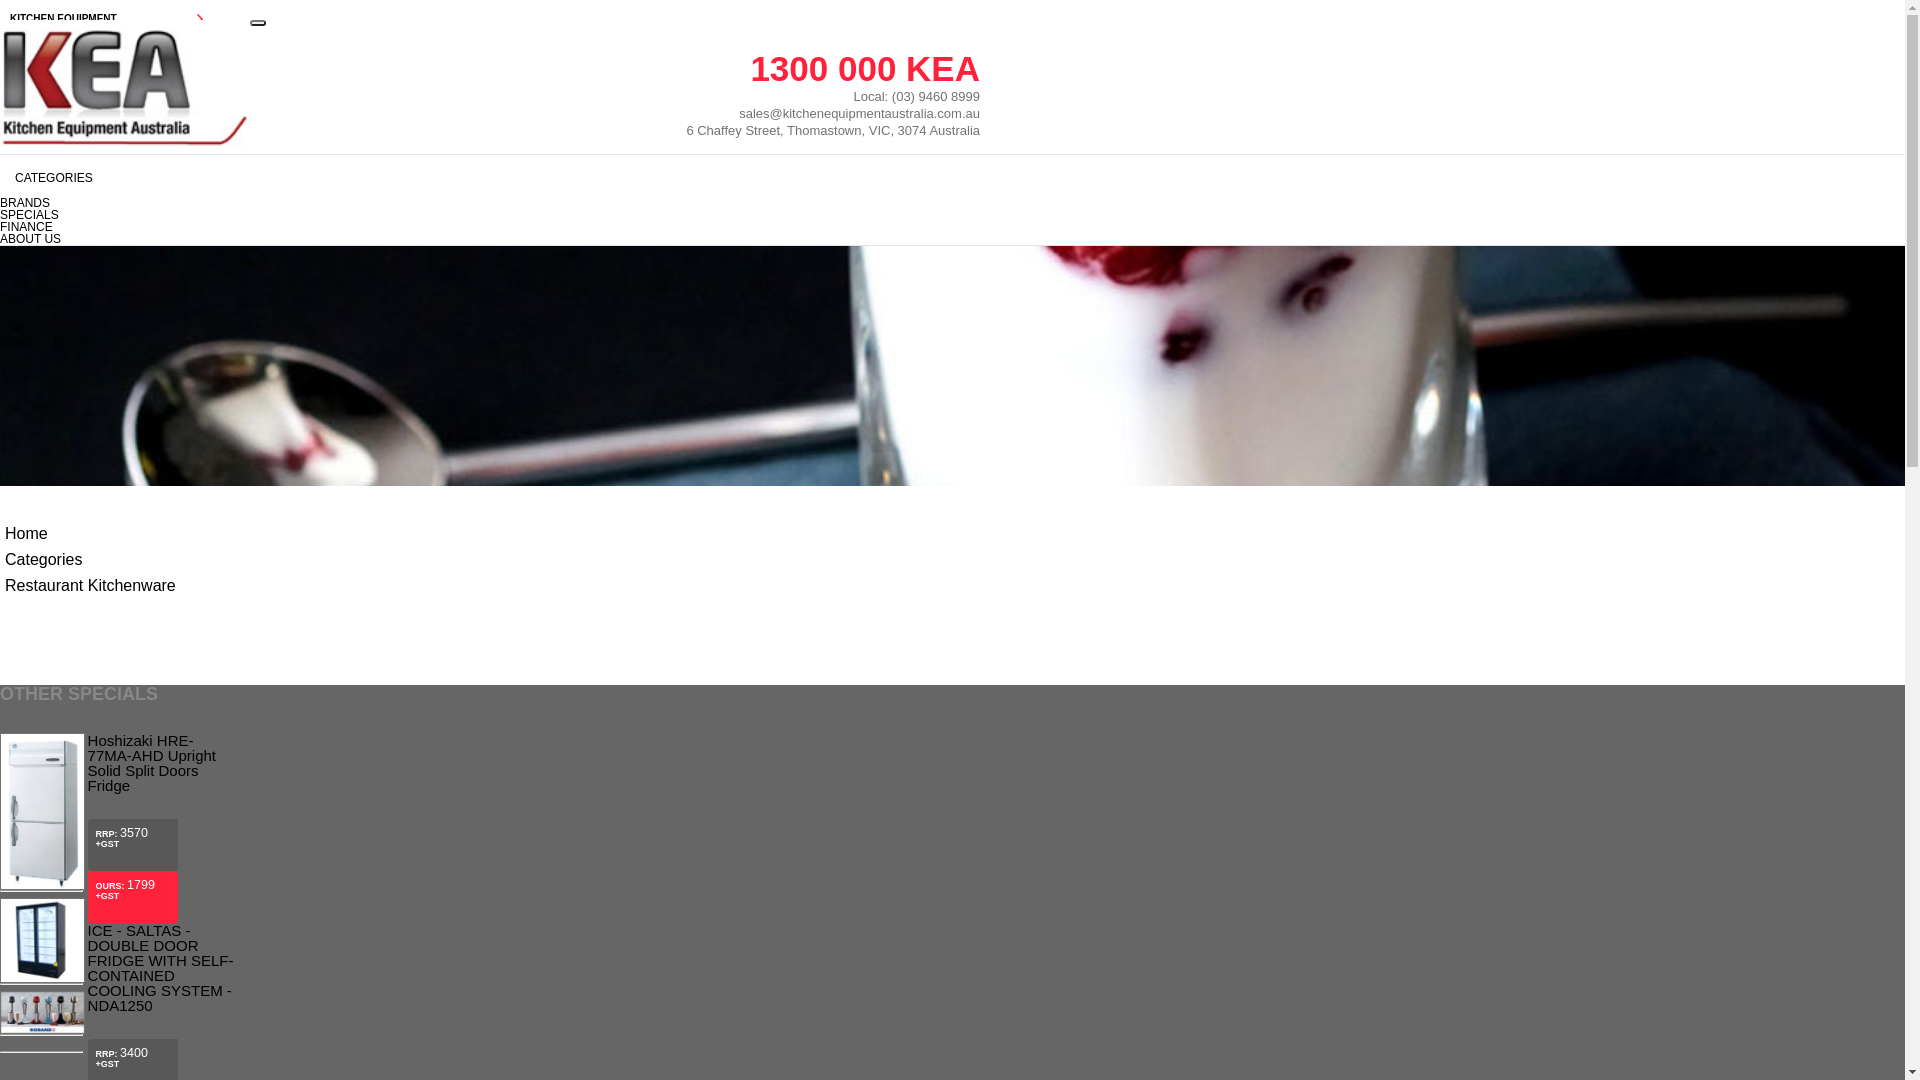 This screenshot has width=1920, height=1080. What do you see at coordinates (109, 485) in the screenshot?
I see `'STAINLESS STEEL'` at bounding box center [109, 485].